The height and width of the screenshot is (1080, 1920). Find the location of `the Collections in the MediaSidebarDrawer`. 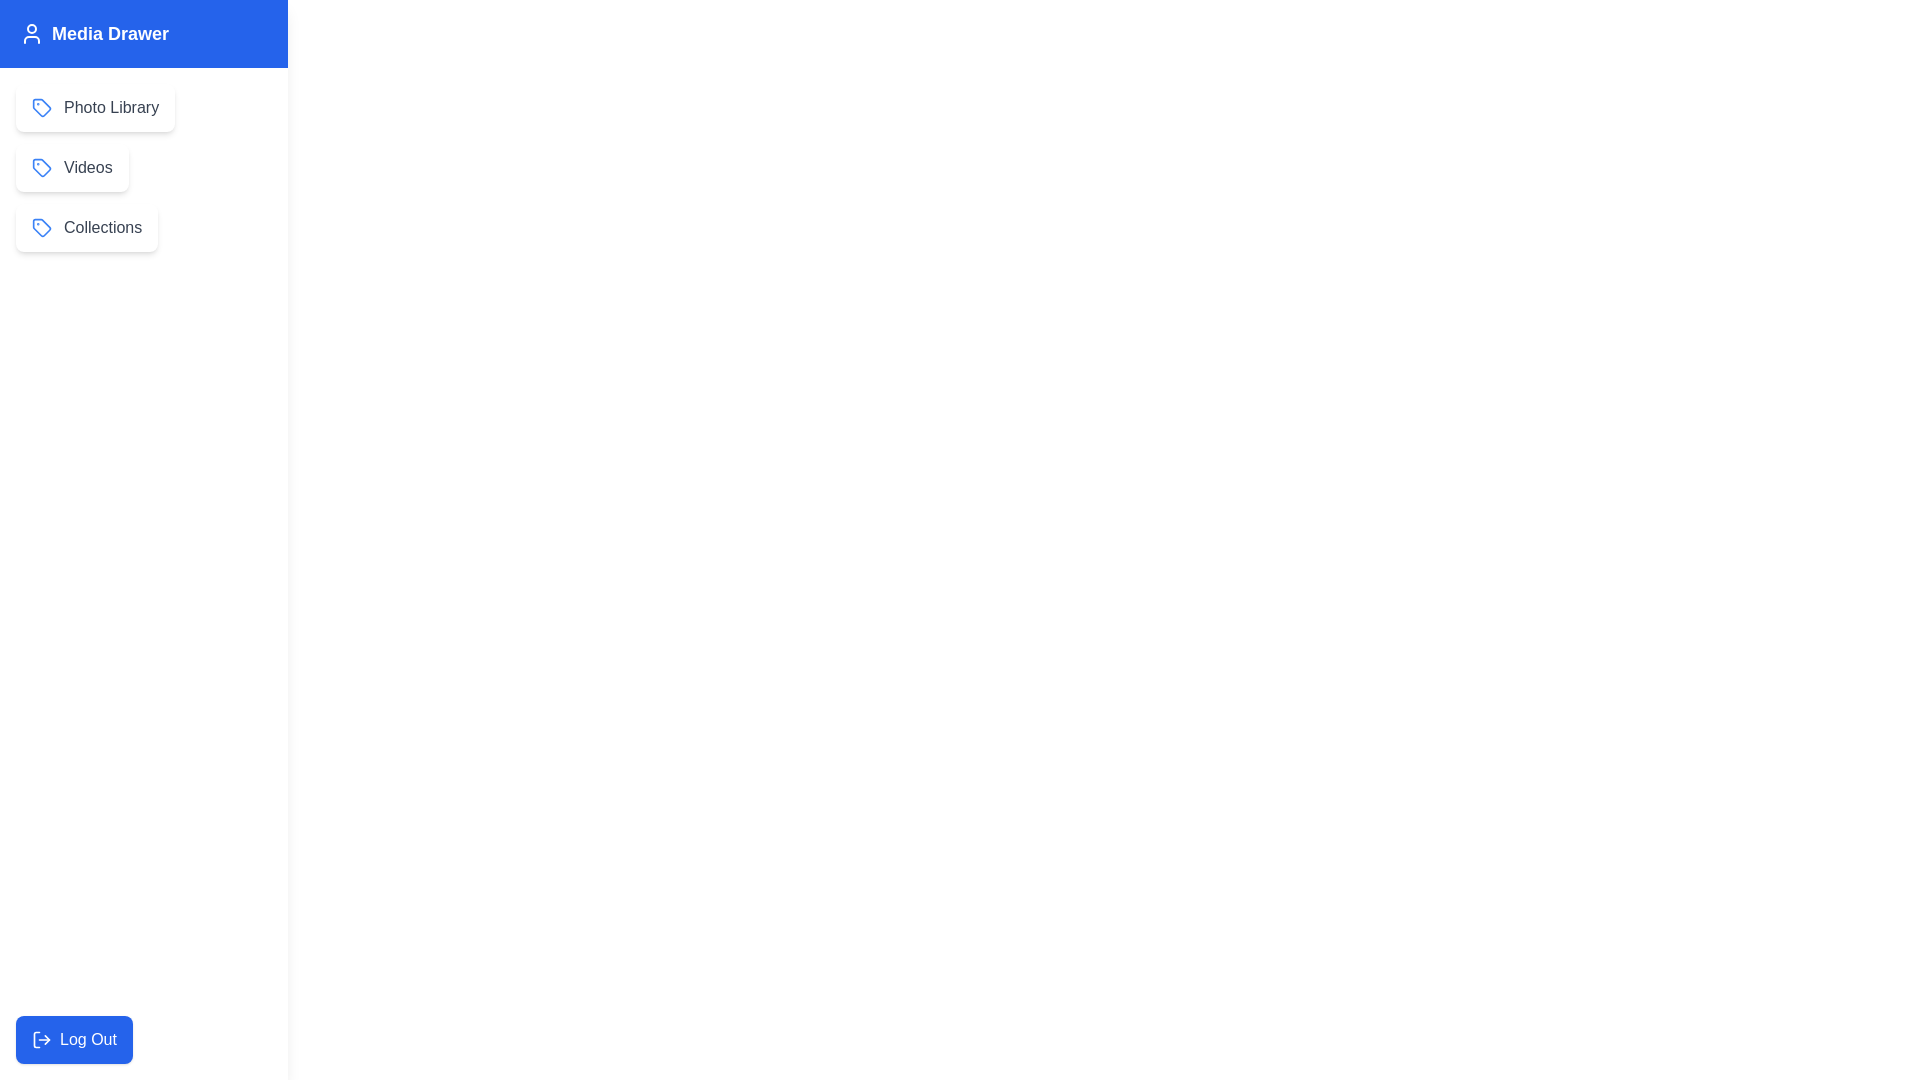

the Collections in the MediaSidebarDrawer is located at coordinates (86, 226).